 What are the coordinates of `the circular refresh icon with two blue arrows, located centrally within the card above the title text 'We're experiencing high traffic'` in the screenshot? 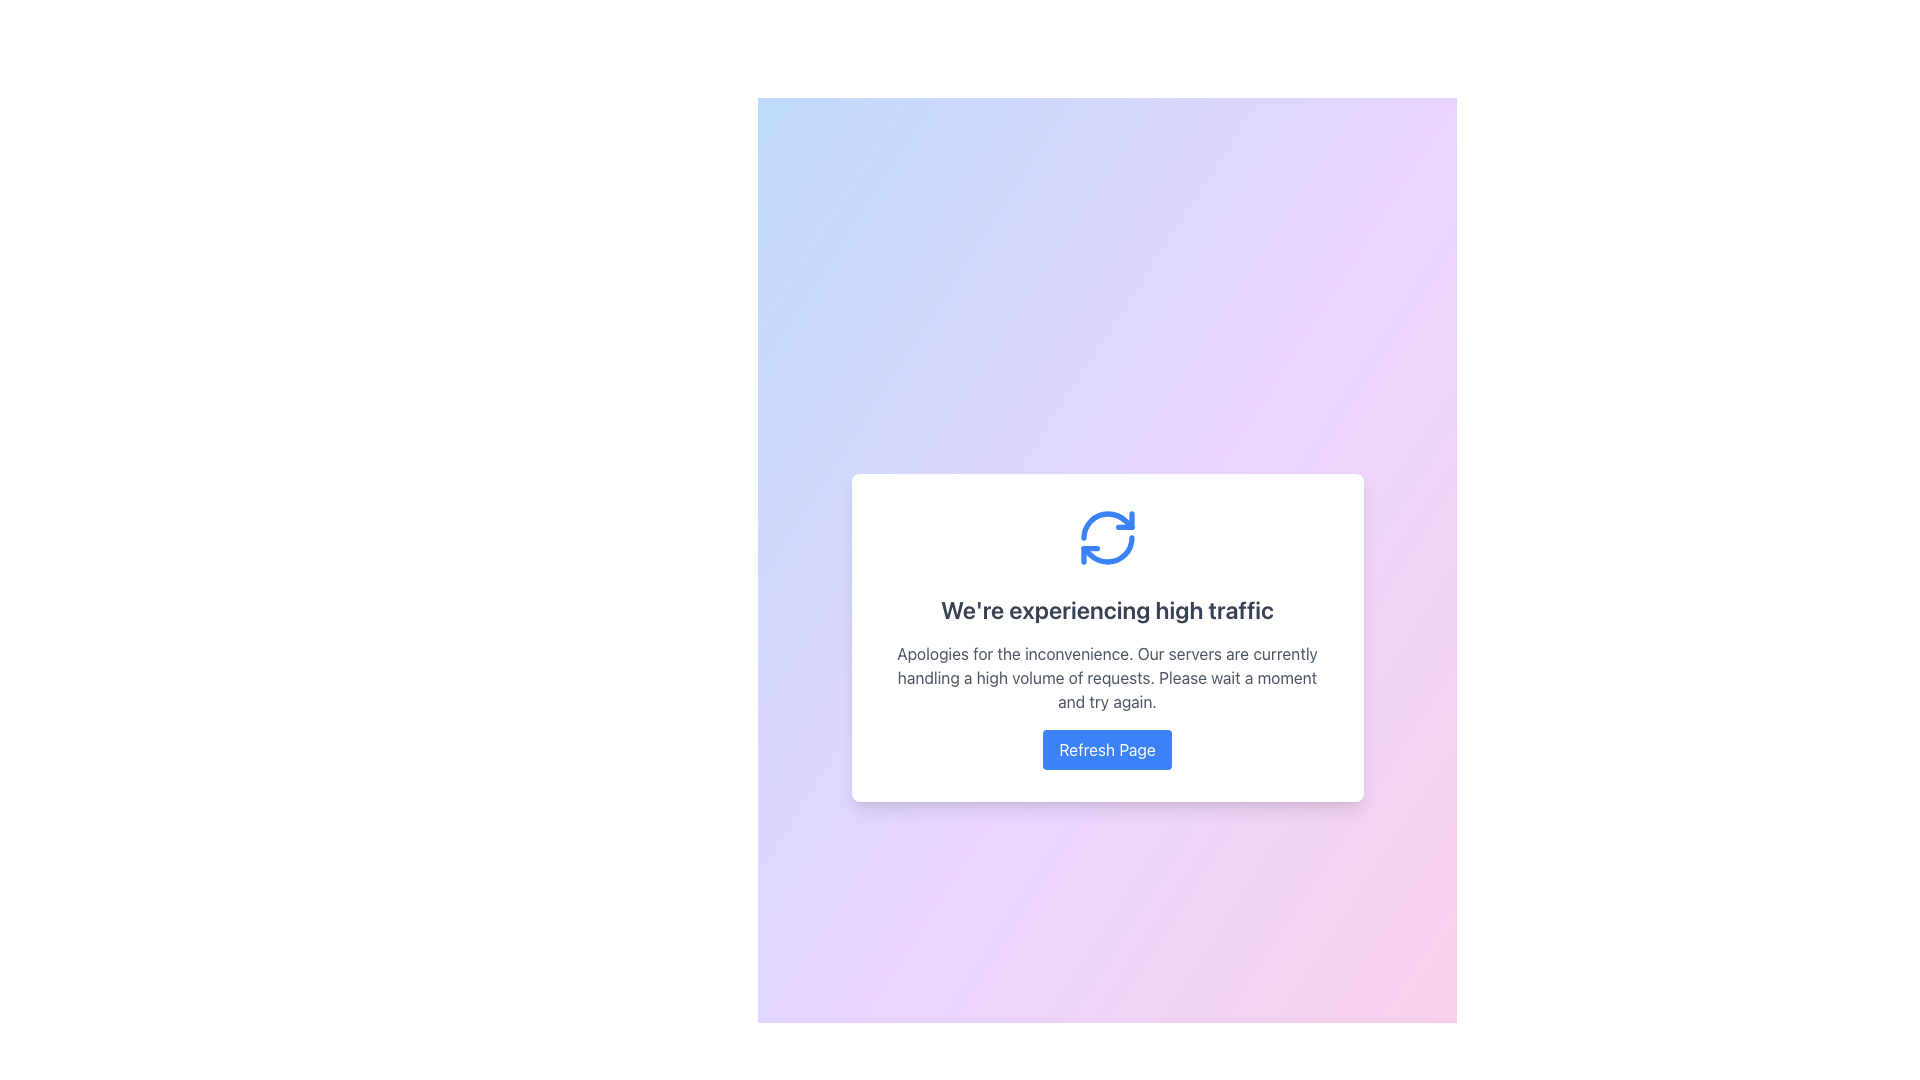 It's located at (1106, 536).